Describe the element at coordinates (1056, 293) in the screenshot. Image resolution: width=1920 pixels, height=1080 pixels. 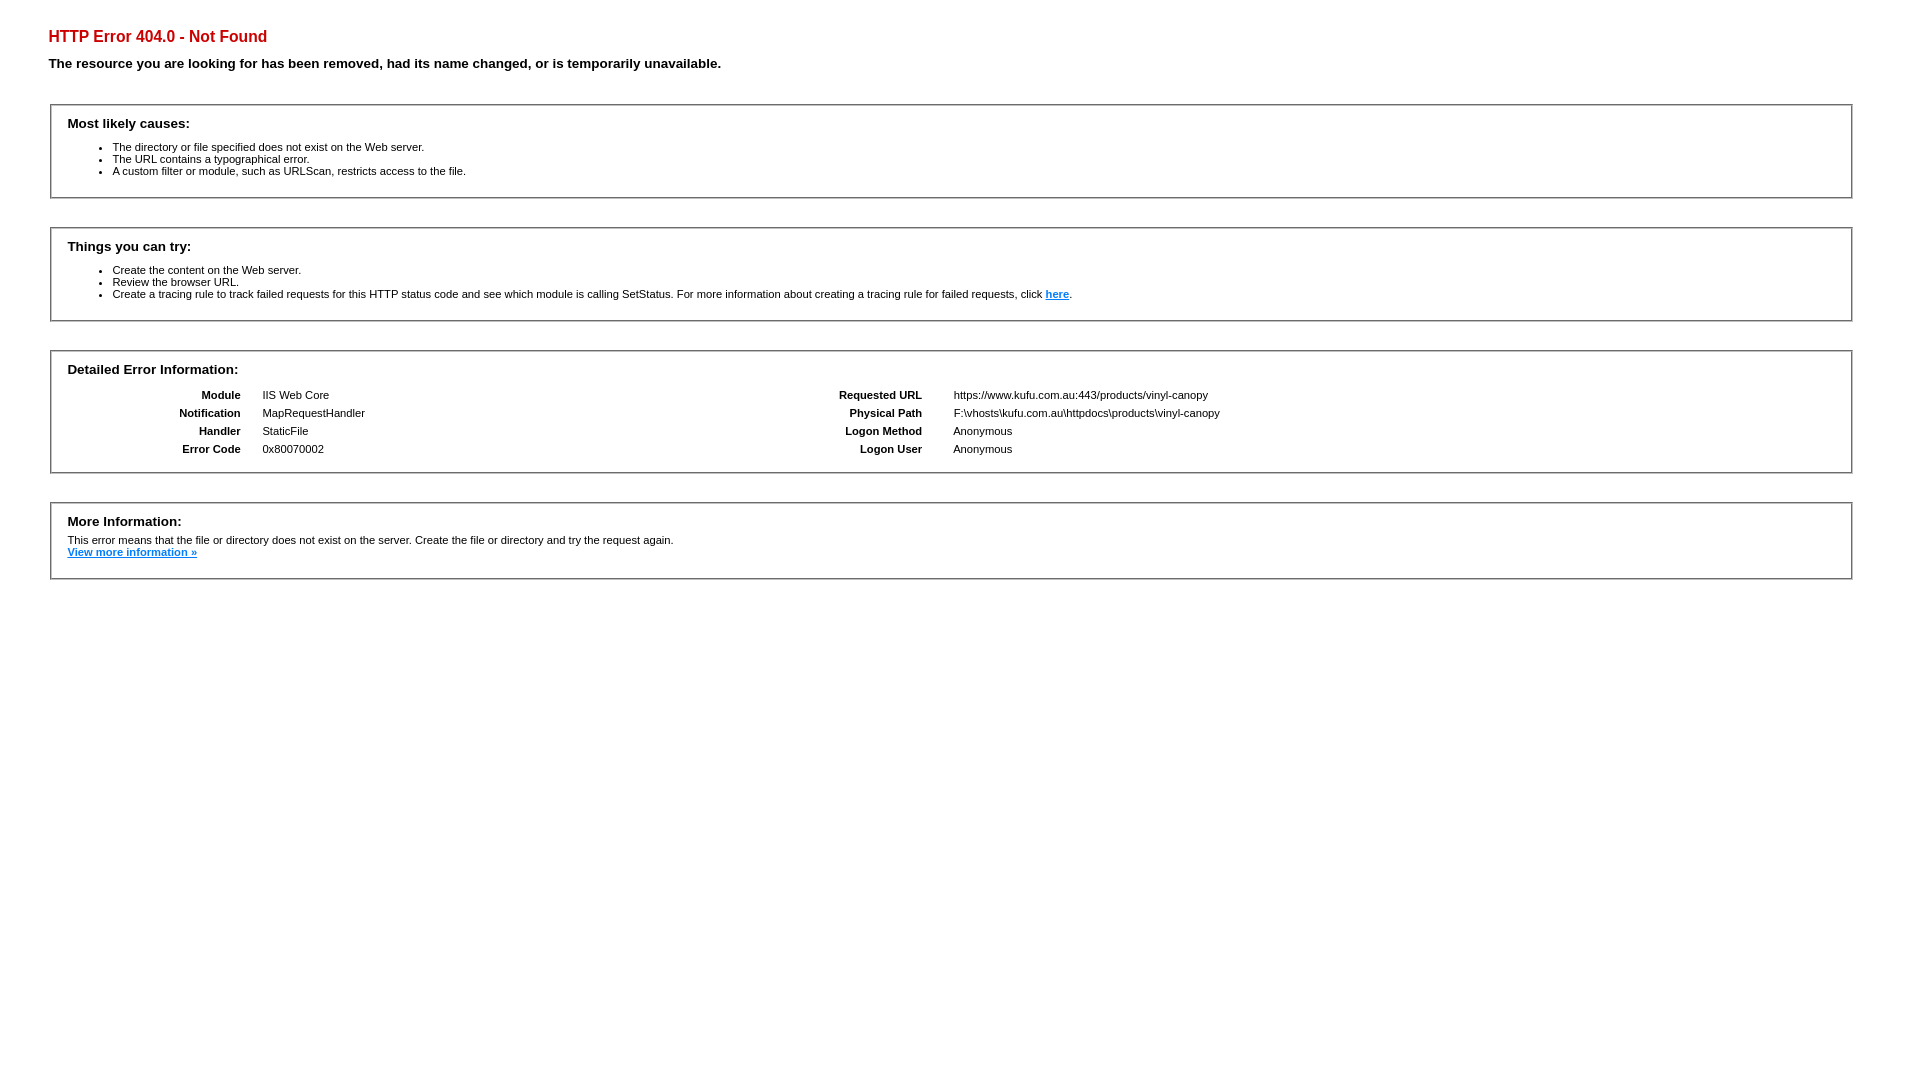
I see `'here'` at that location.